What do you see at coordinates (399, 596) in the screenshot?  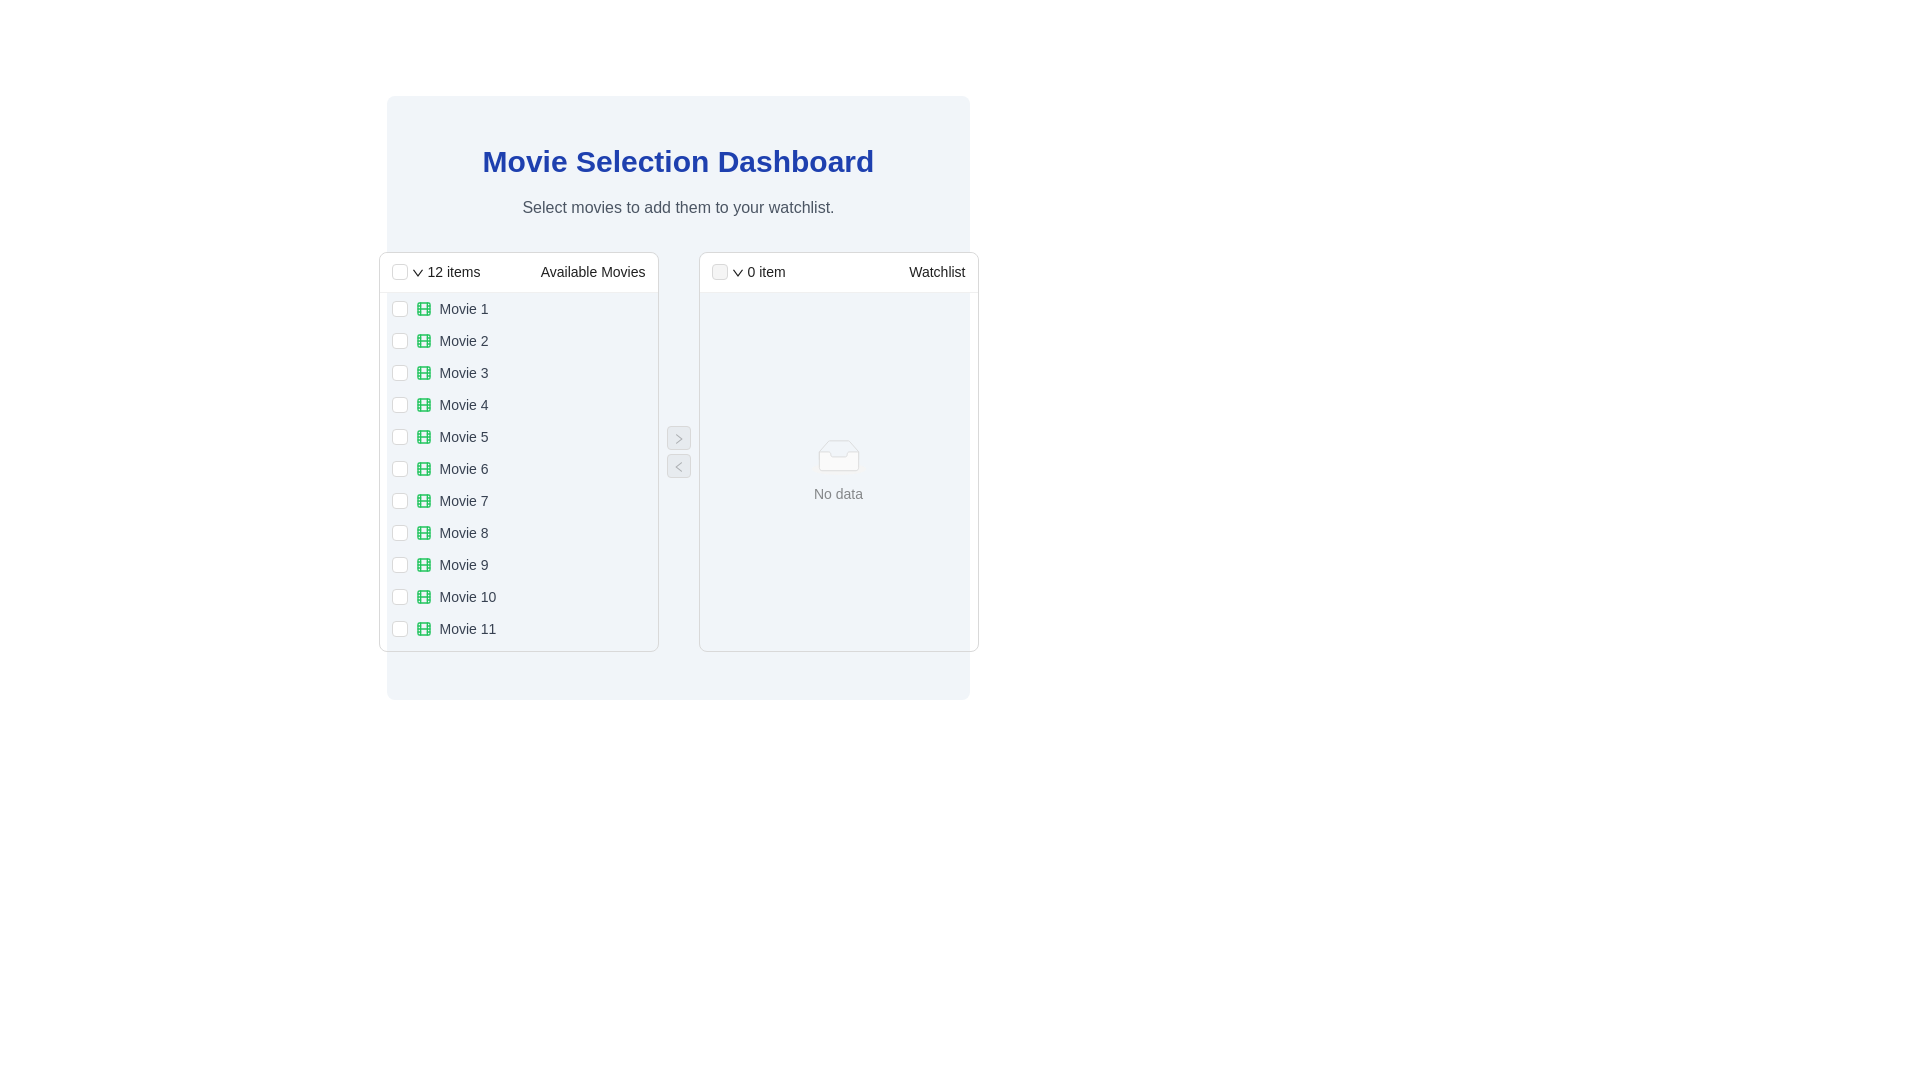 I see `the checkbox for 'Movie 10'` at bounding box center [399, 596].